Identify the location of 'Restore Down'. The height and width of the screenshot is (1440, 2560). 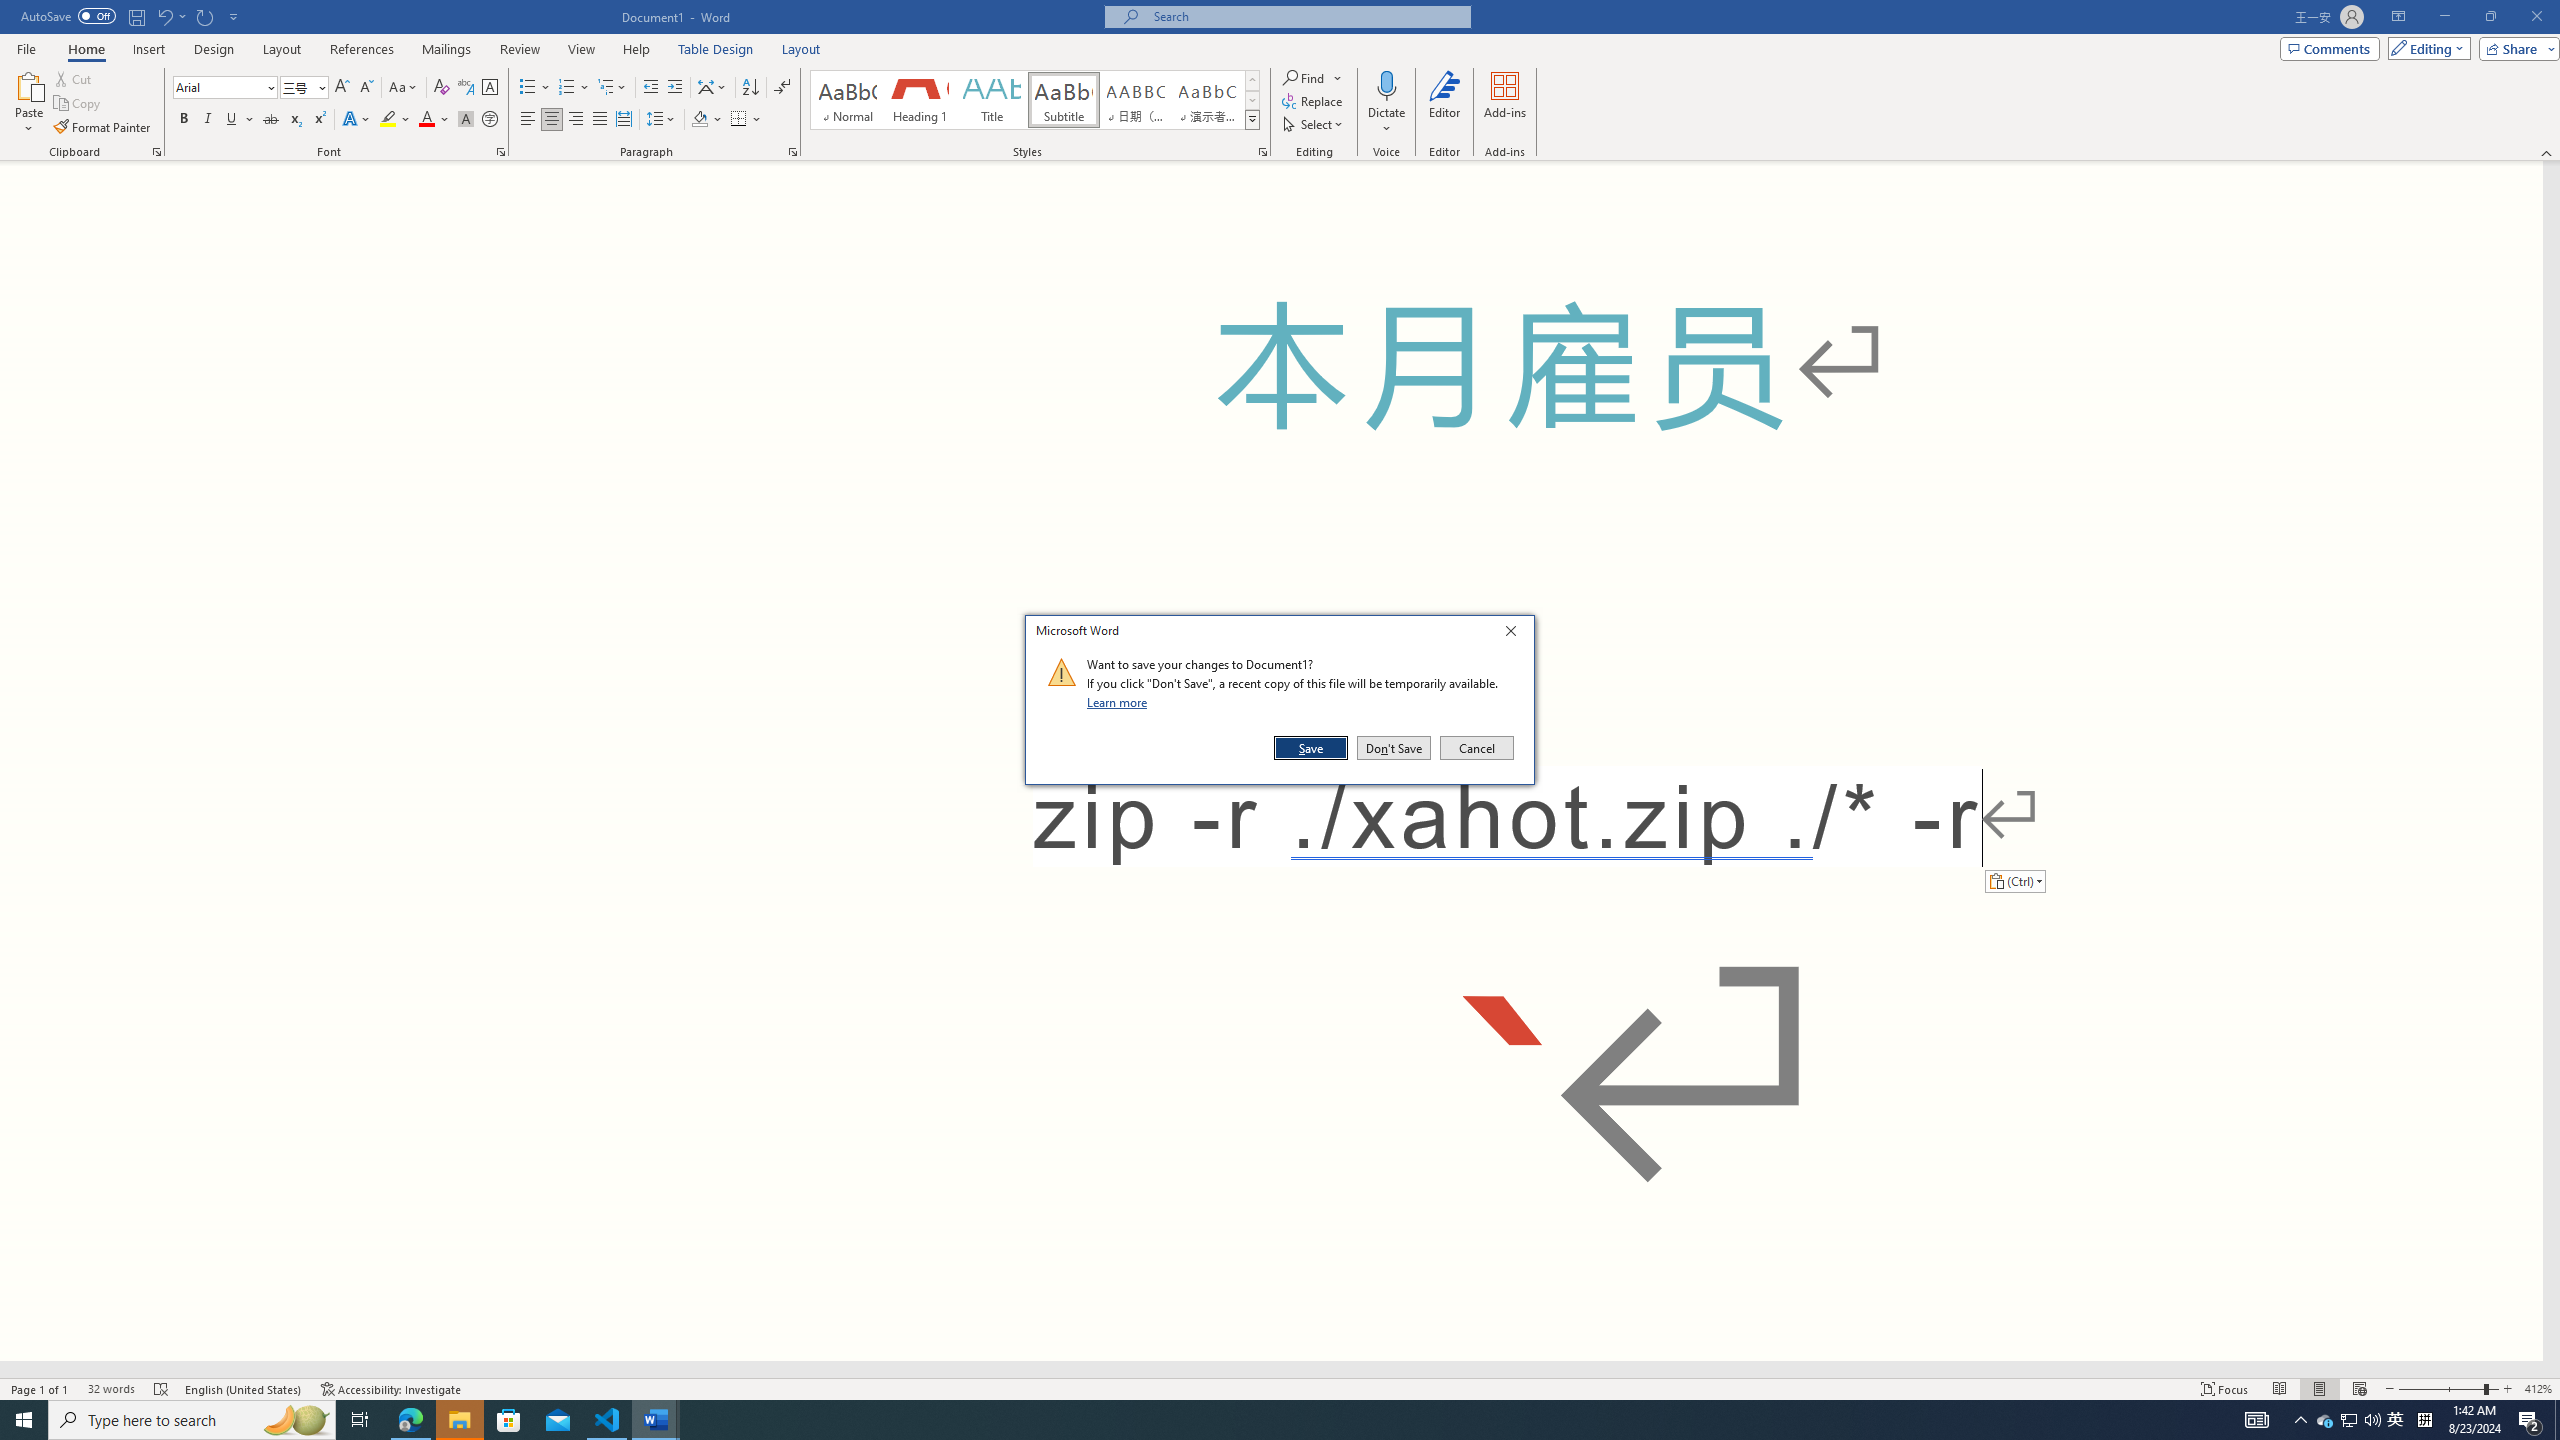
(2490, 16).